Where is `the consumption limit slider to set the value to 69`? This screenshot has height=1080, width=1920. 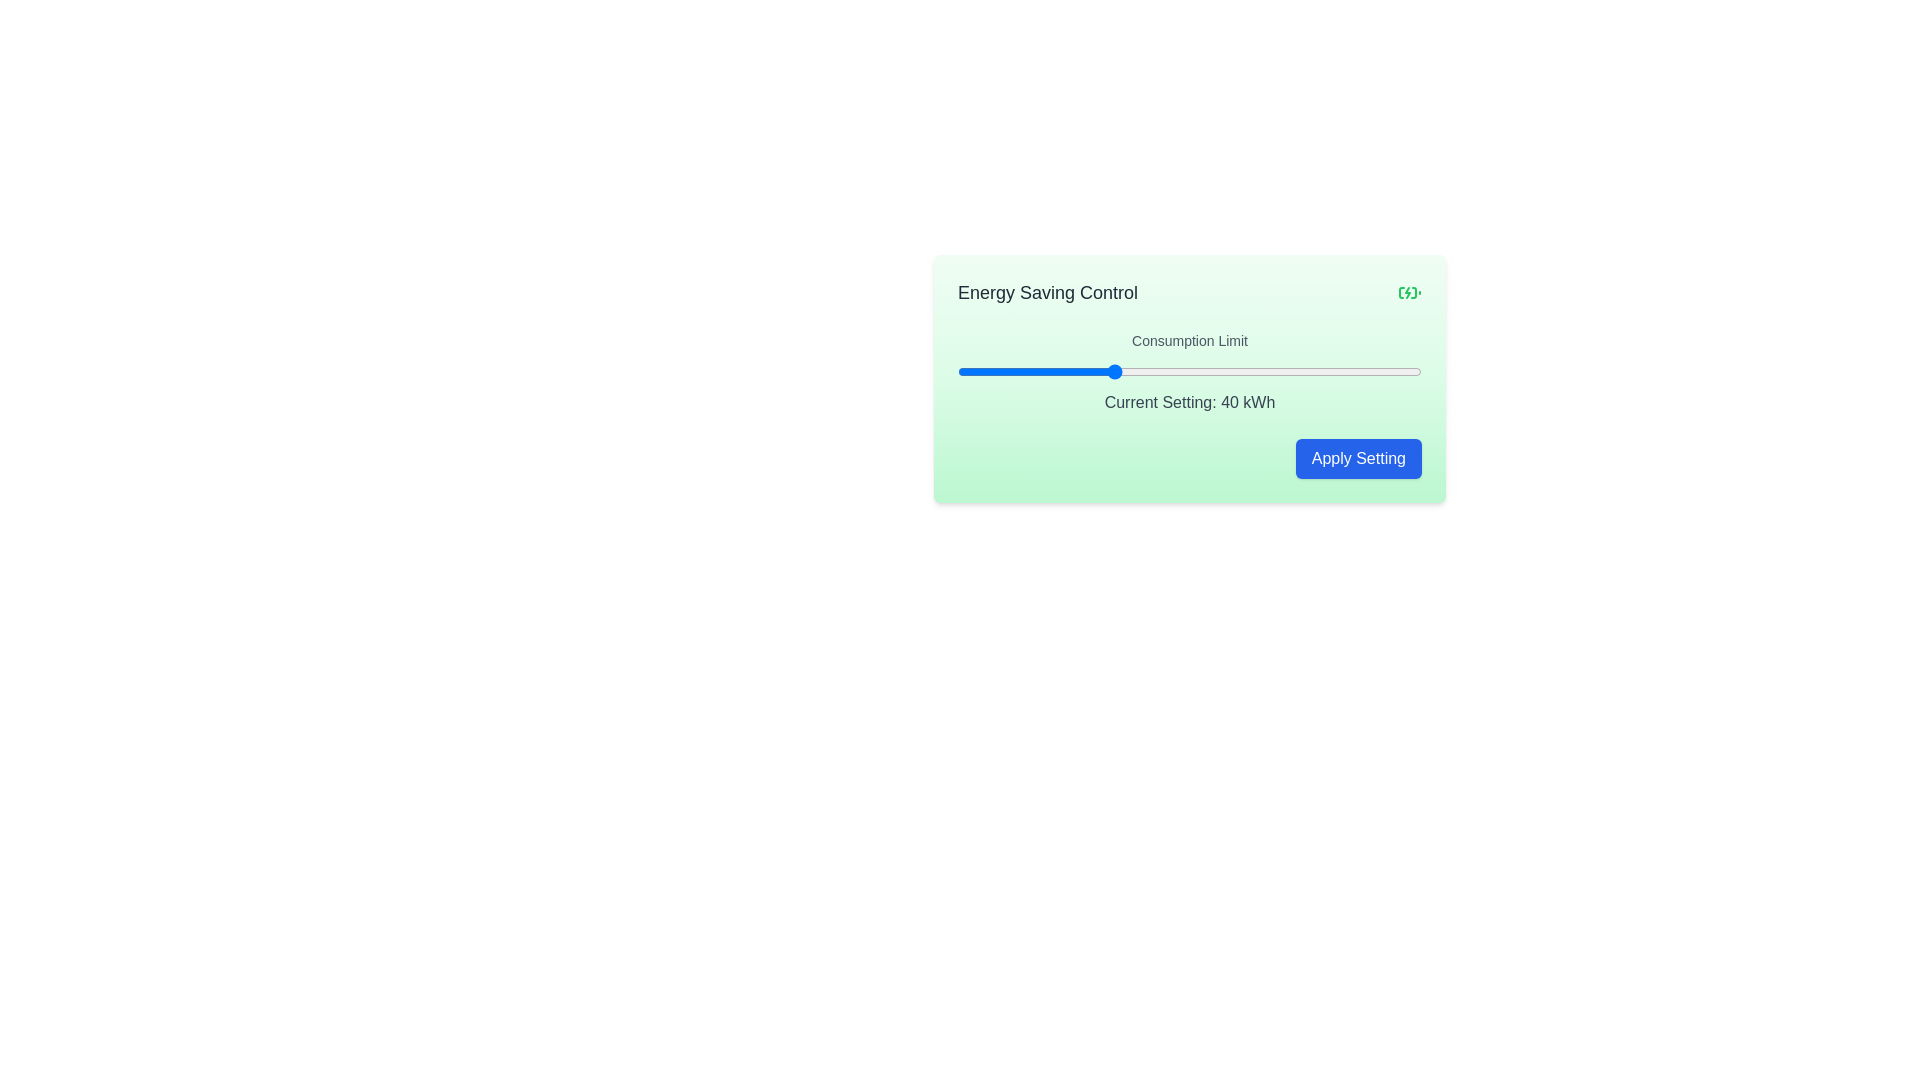
the consumption limit slider to set the value to 69 is located at coordinates (1336, 371).